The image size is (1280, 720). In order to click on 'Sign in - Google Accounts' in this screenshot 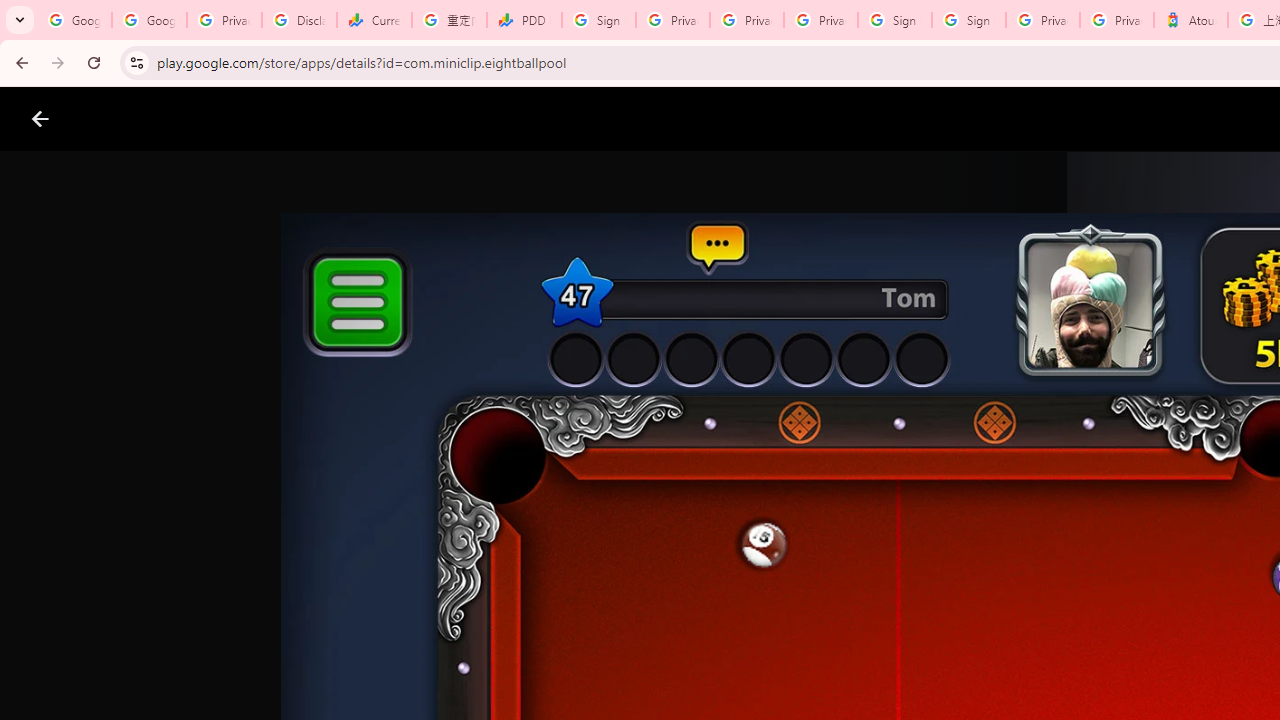, I will do `click(598, 20)`.